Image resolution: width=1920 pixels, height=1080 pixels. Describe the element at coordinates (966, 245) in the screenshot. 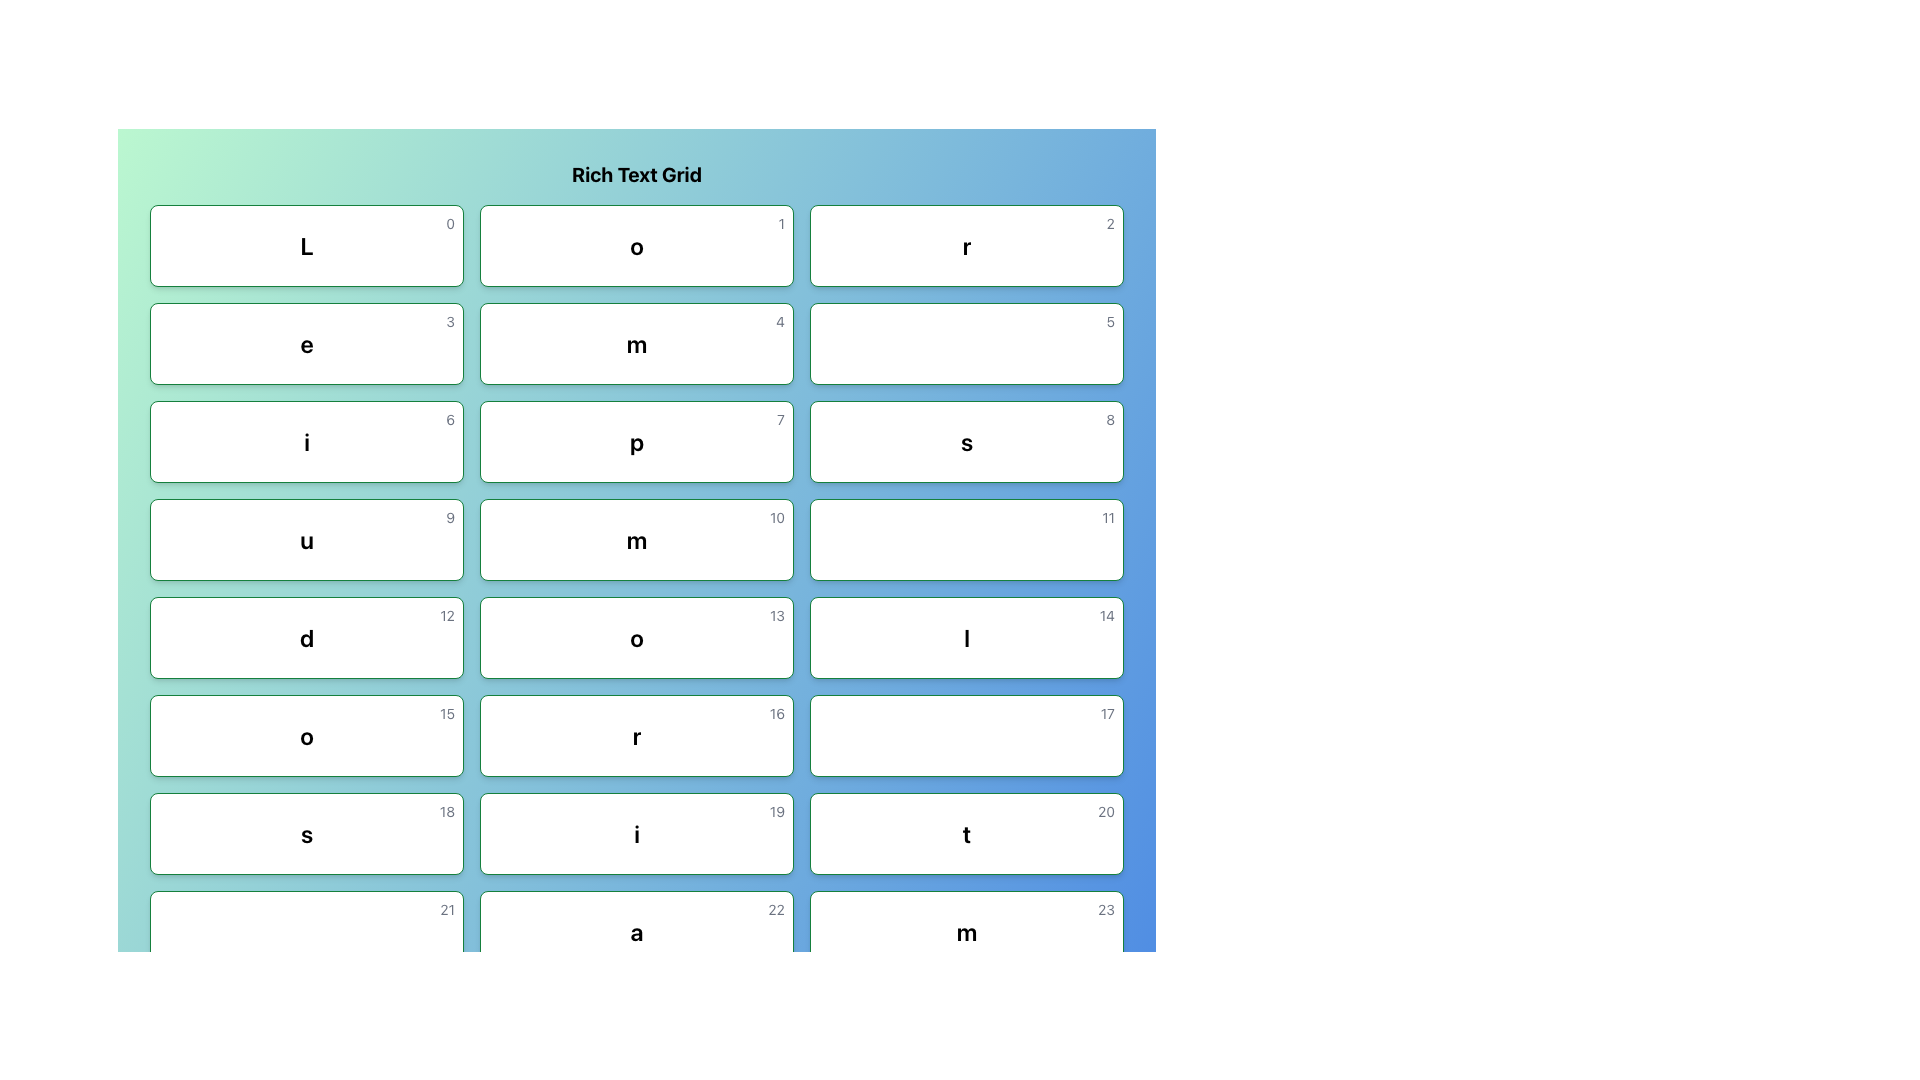

I see `the grid cell element displaying the label 'r' and index '2', which is located in the first row and third column of the grid layout` at that location.